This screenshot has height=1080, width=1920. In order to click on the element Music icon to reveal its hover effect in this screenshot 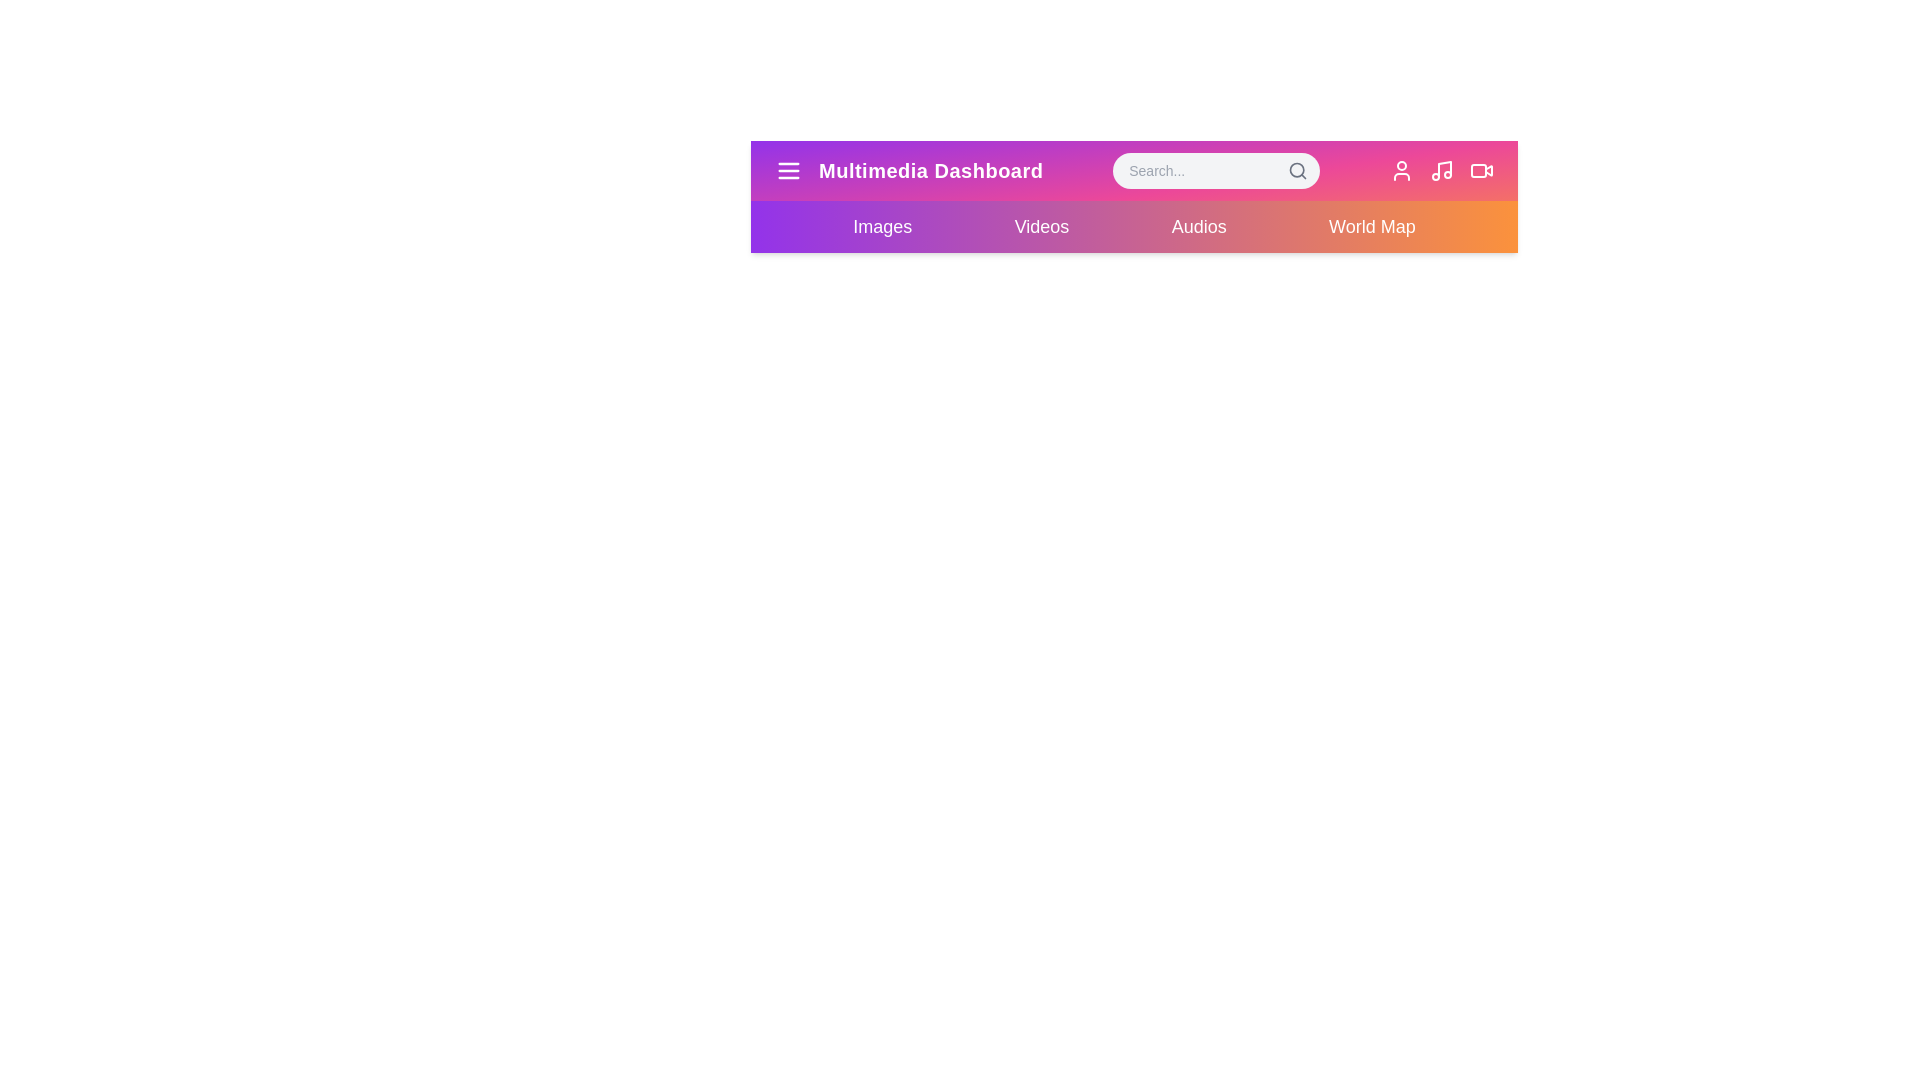, I will do `click(1440, 169)`.